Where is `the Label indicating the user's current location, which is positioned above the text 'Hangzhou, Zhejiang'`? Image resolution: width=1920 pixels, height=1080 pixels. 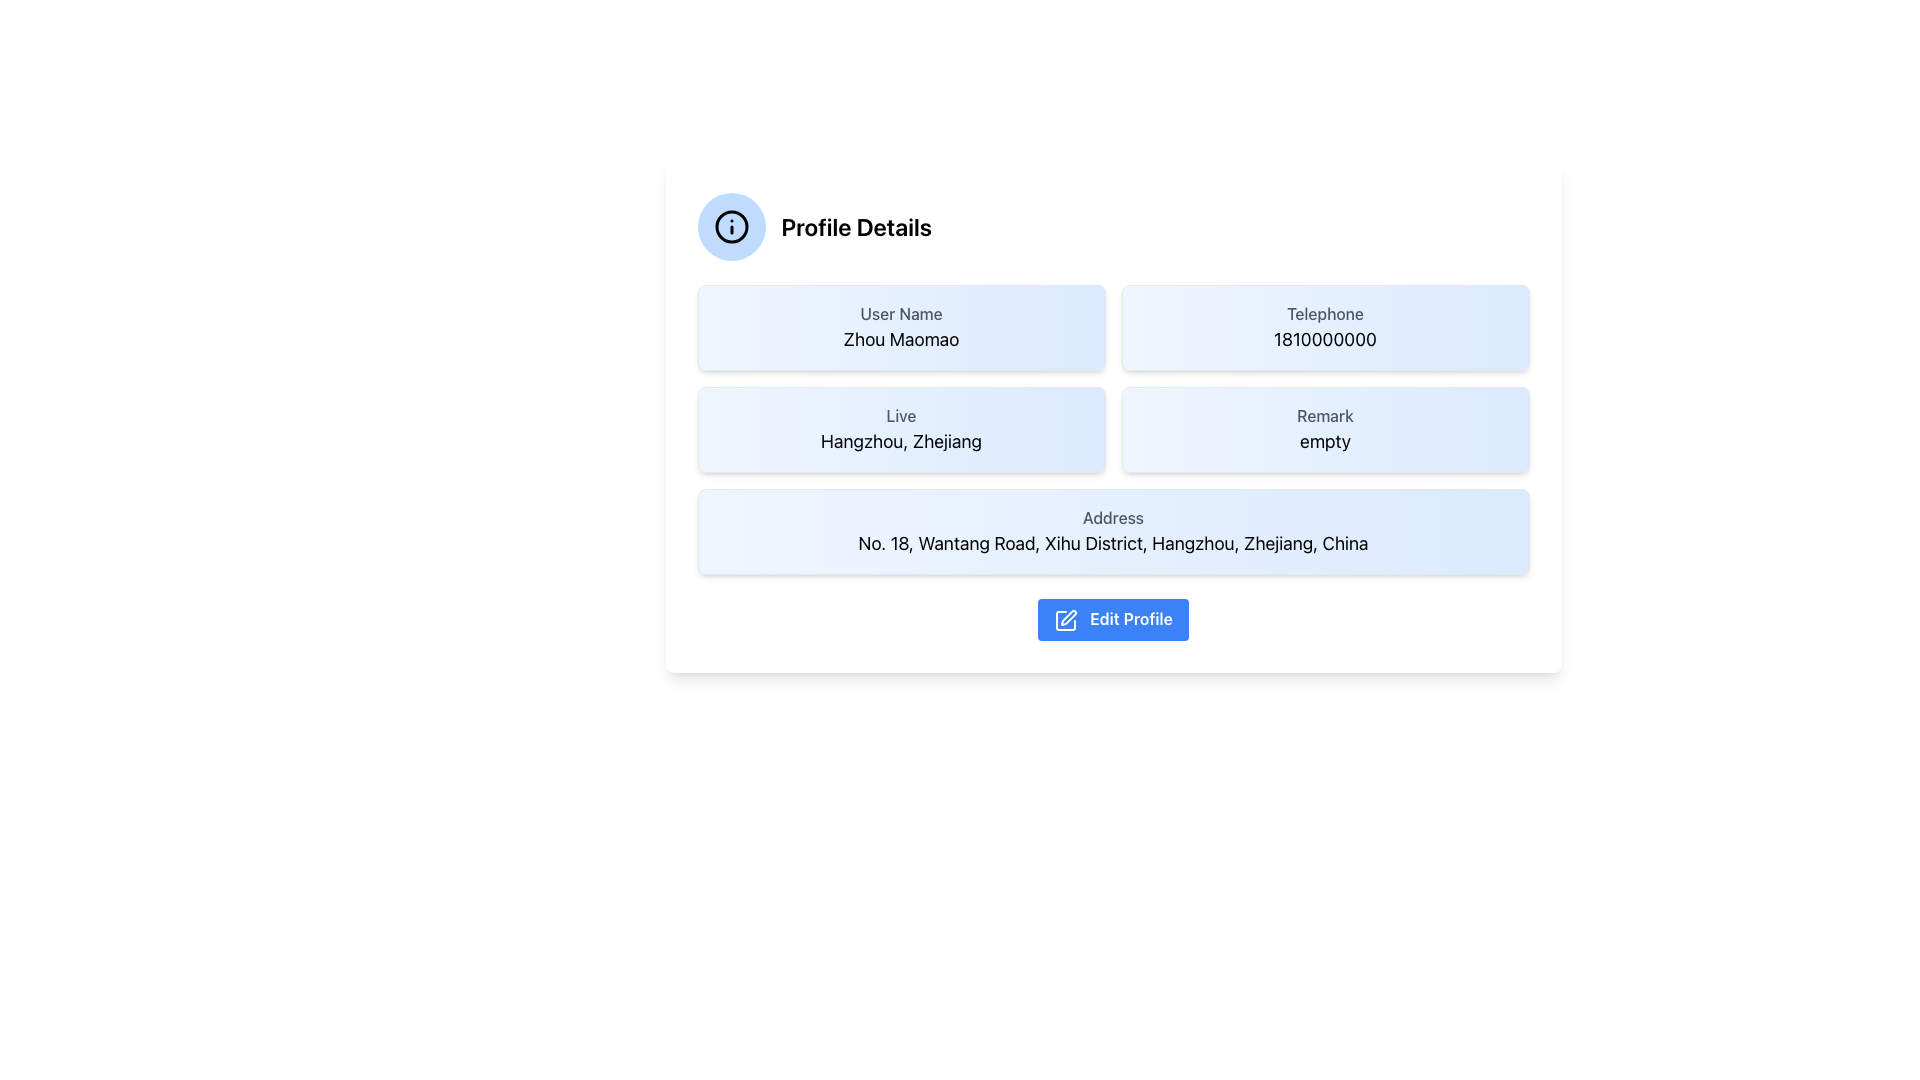
the Label indicating the user's current location, which is positioned above the text 'Hangzhou, Zhejiang' is located at coordinates (900, 415).